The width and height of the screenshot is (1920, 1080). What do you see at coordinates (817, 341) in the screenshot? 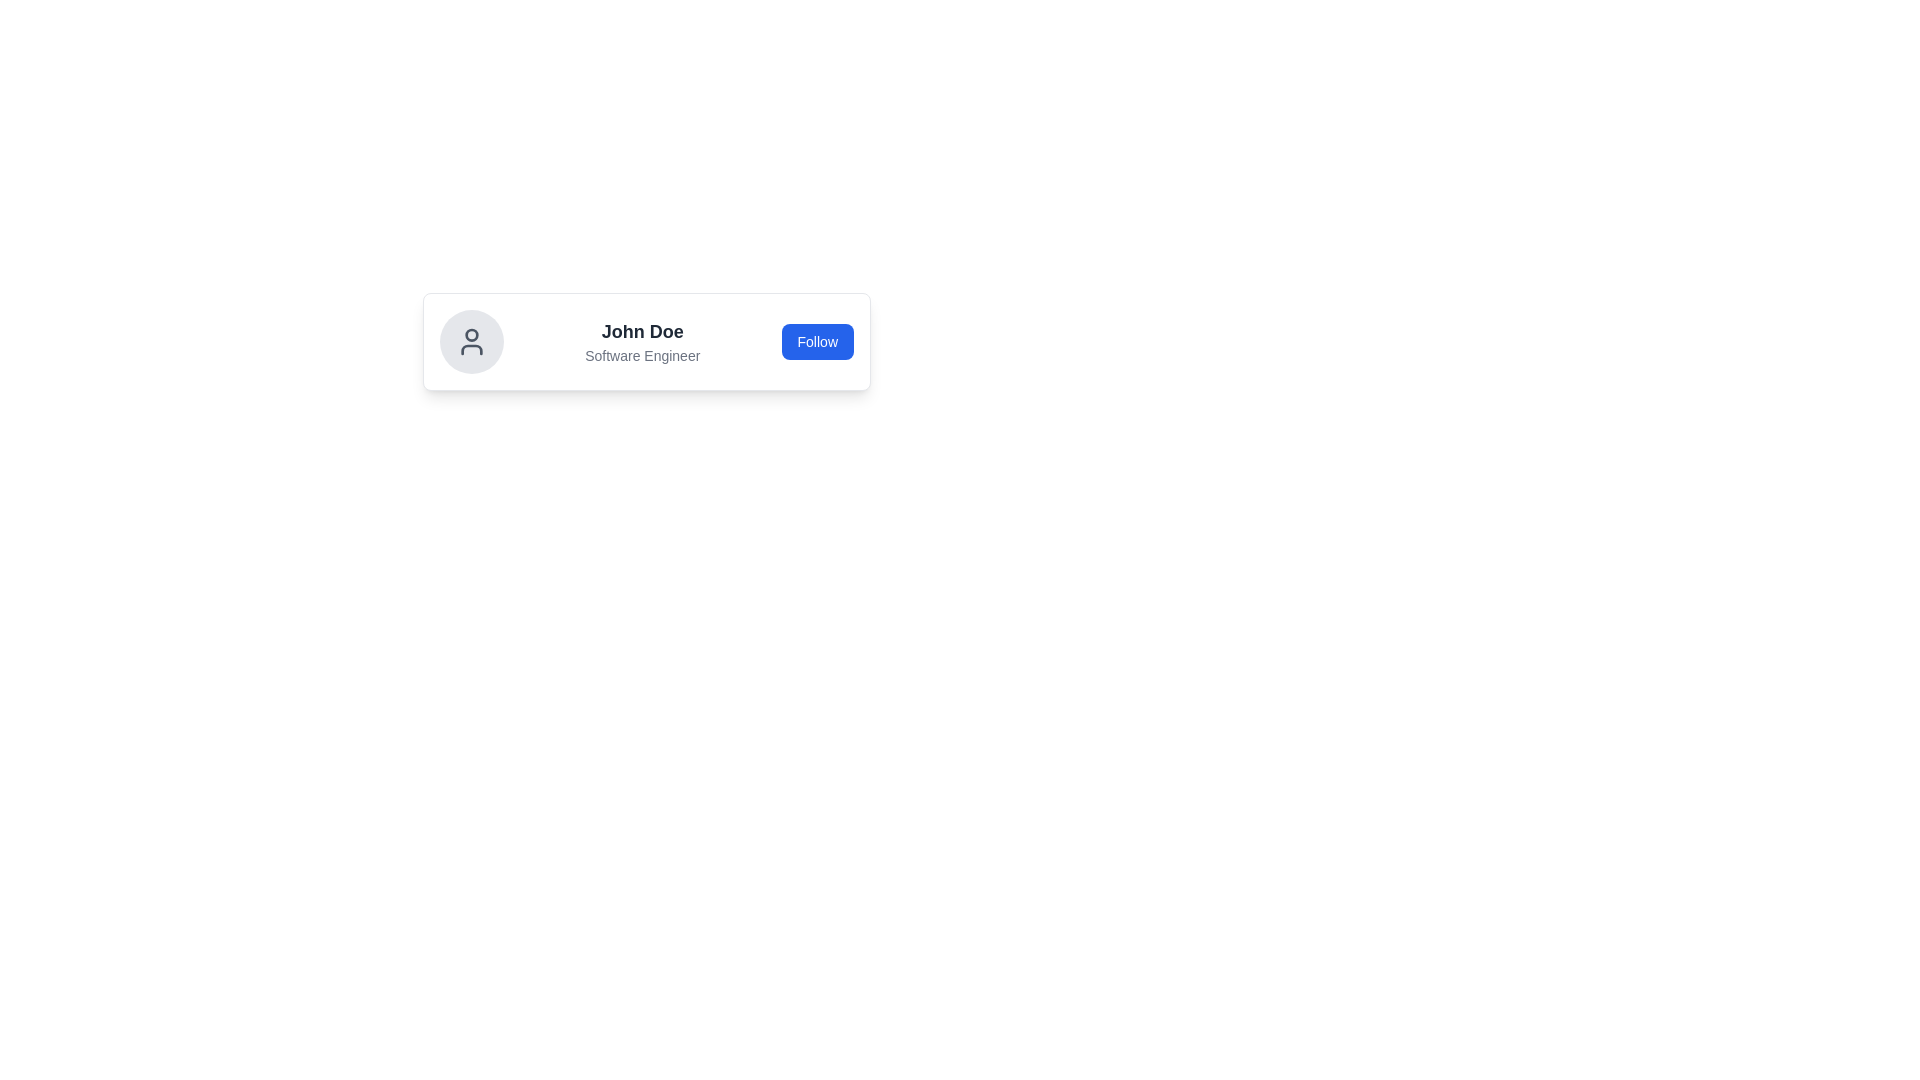
I see `the 'Follow' button, which has a blue background and white text, located at the right edge of the profile card` at bounding box center [817, 341].